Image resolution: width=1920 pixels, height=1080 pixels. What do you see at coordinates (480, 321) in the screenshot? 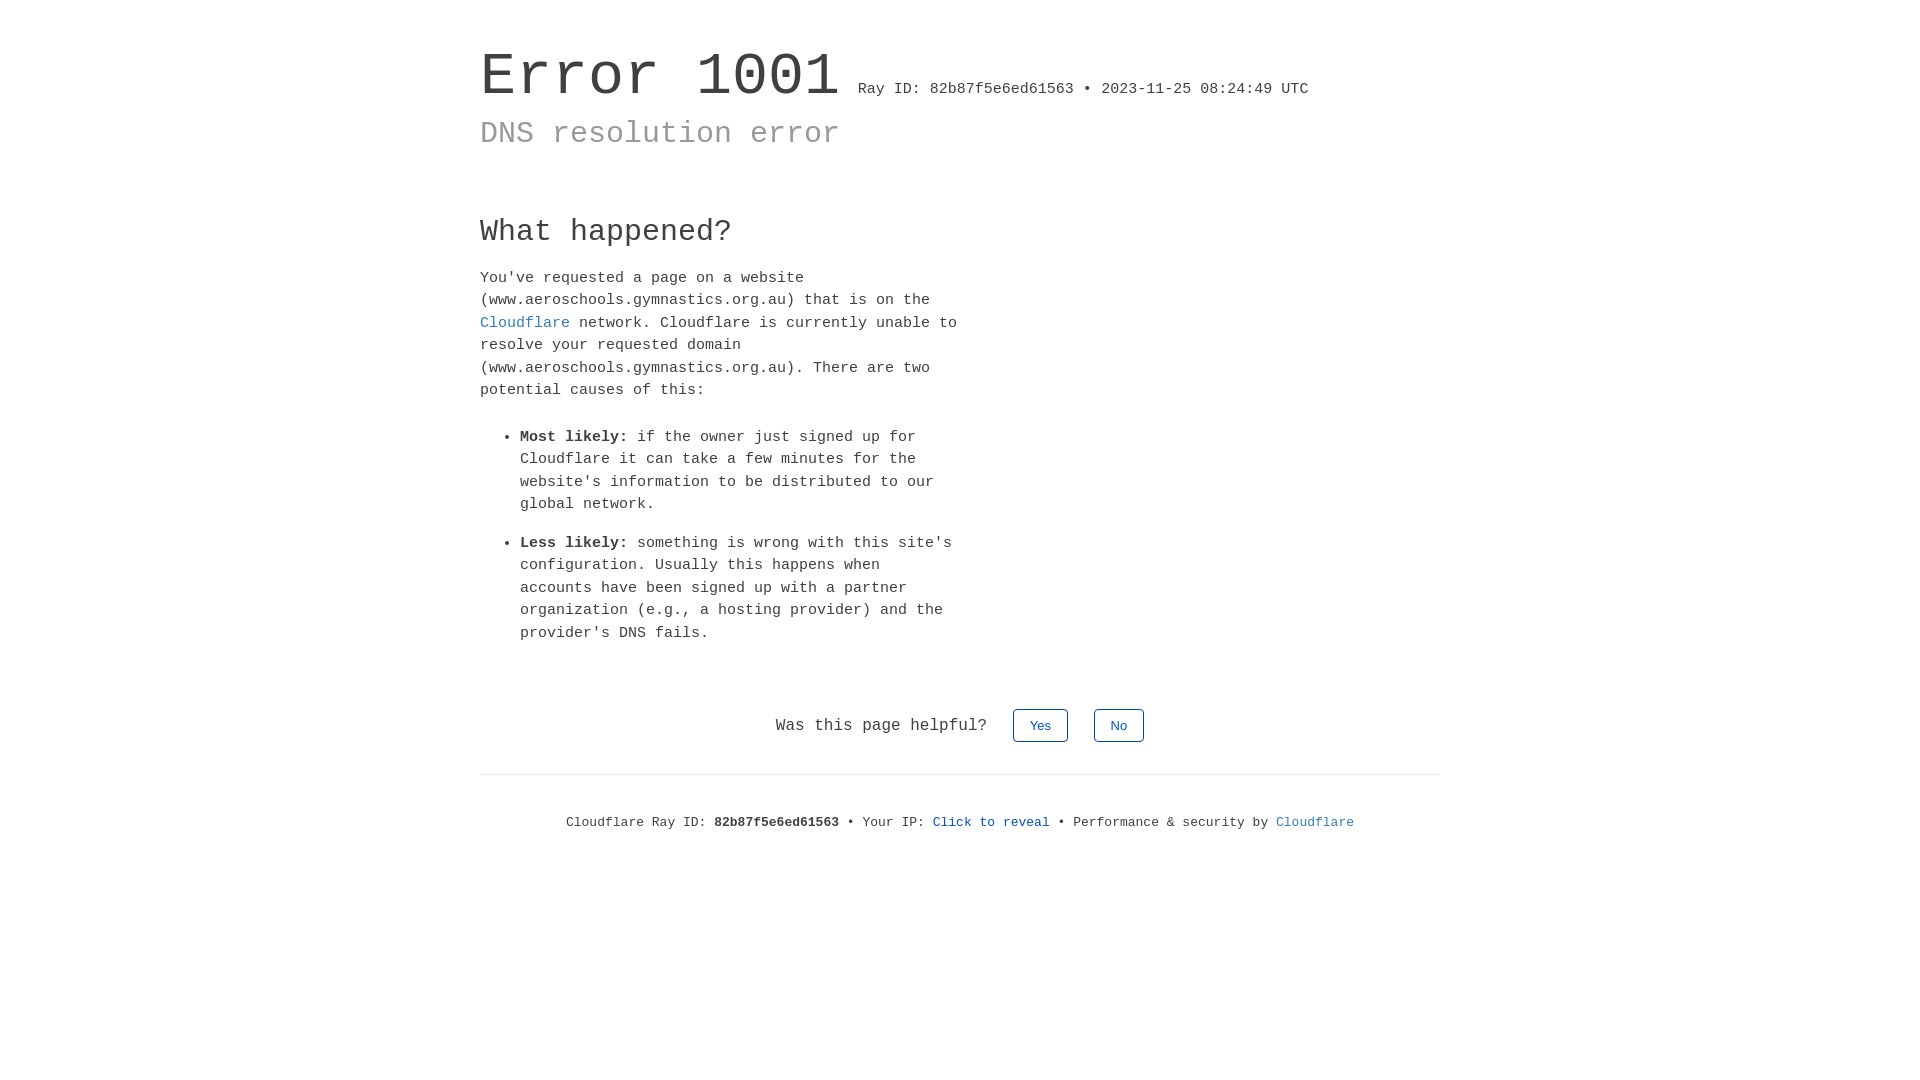
I see `'Cloudflare'` at bounding box center [480, 321].